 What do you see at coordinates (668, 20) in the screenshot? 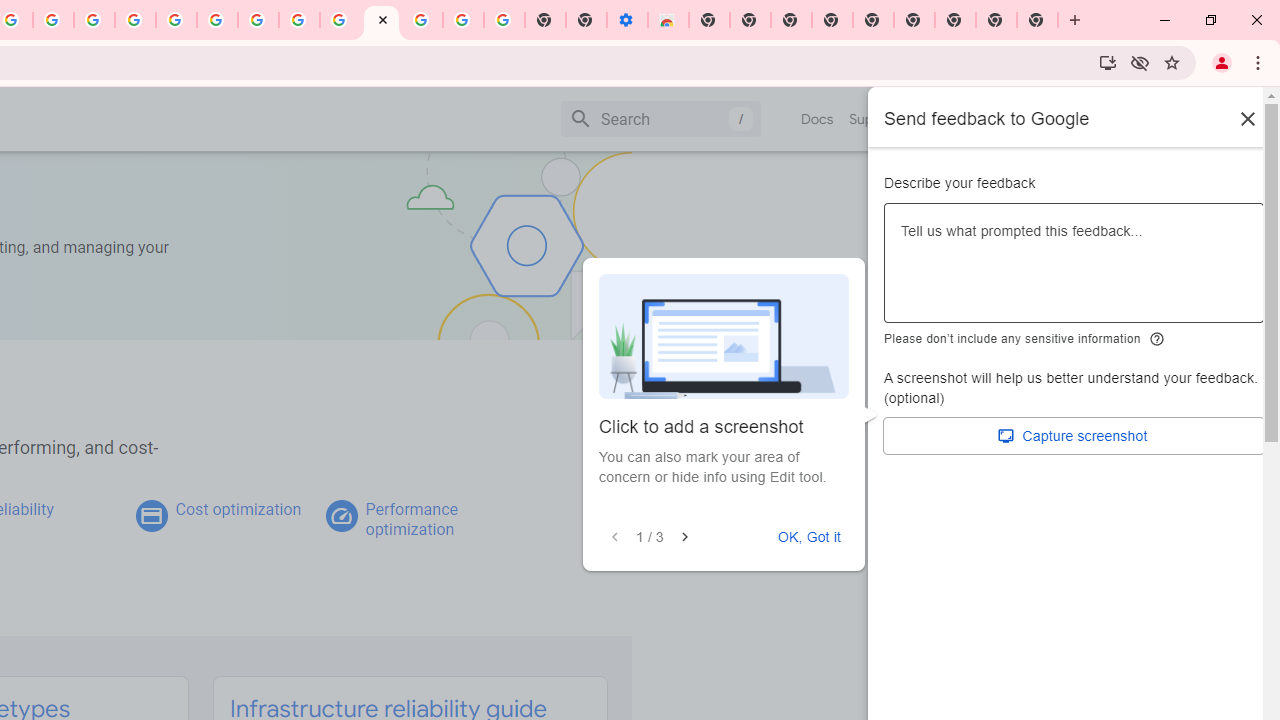
I see `'Chrome Web Store - Accessibility extensions'` at bounding box center [668, 20].